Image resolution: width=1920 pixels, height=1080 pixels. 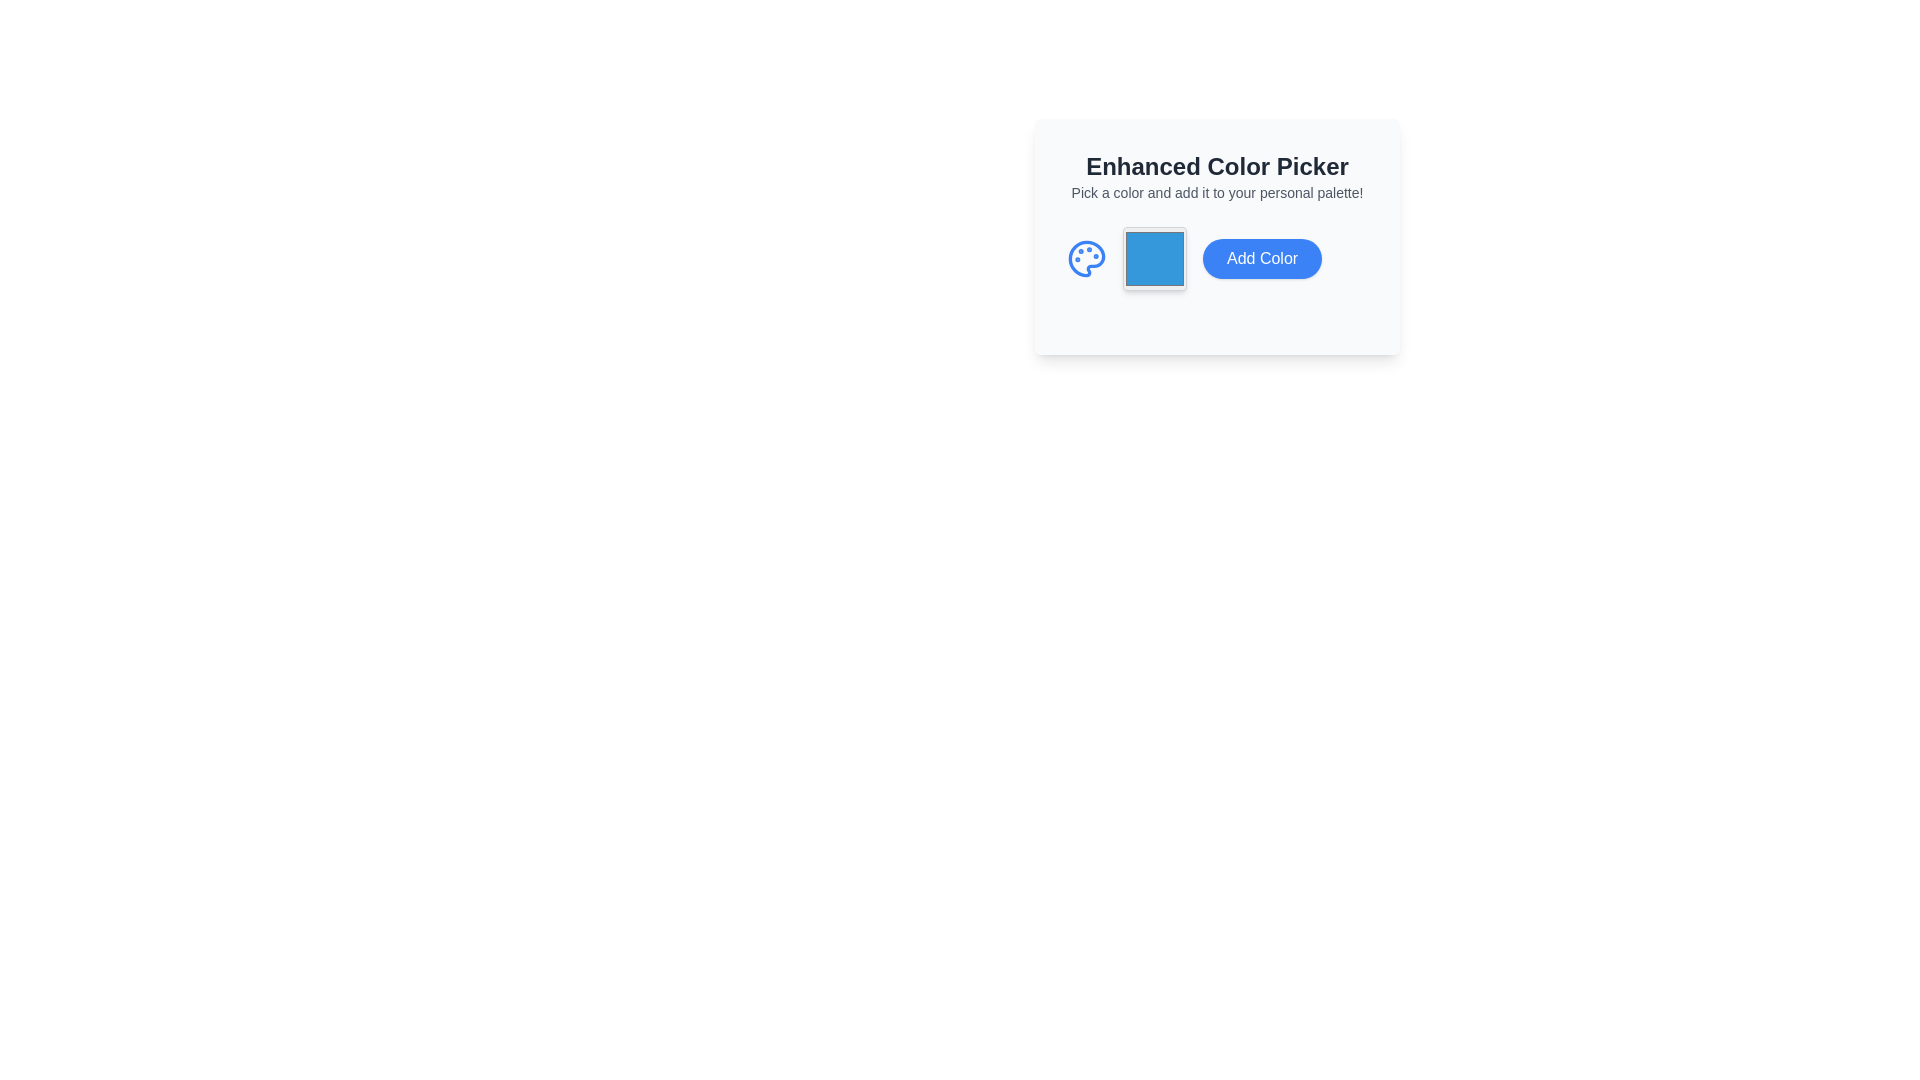 What do you see at coordinates (1261, 257) in the screenshot?
I see `the 'Add Color' button, which is a rounded button with a bright blue background and white text` at bounding box center [1261, 257].